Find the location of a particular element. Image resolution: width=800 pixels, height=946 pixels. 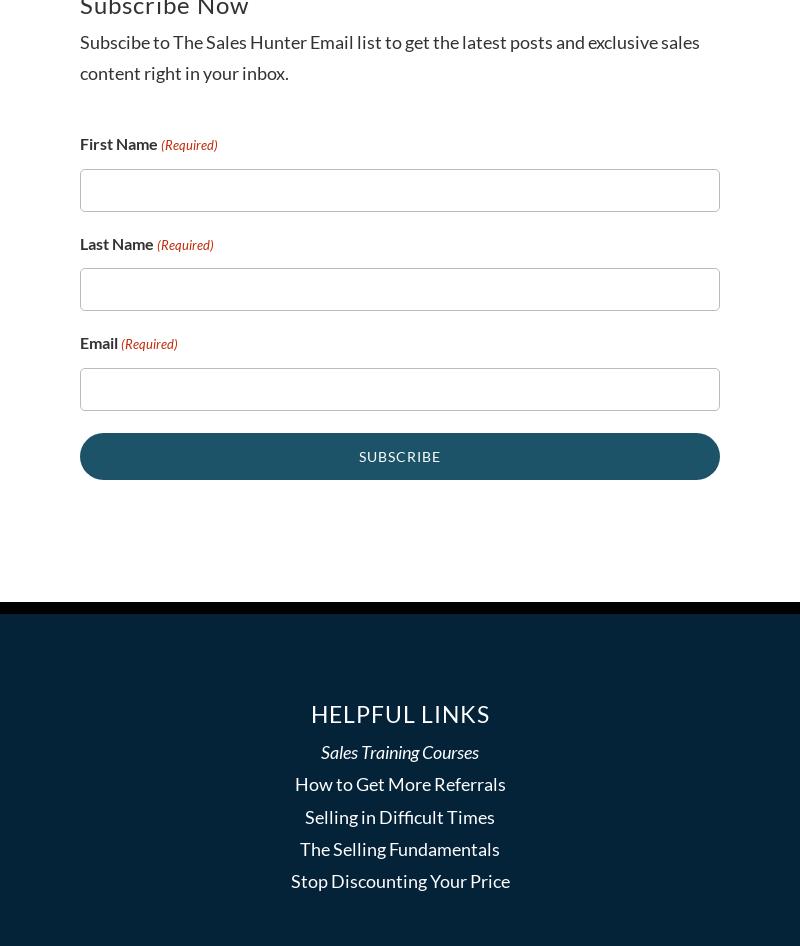

'Subscibe to The Sales Hunter Email list to get the latest posts and exclusive sales content right in your inbox.' is located at coordinates (389, 56).